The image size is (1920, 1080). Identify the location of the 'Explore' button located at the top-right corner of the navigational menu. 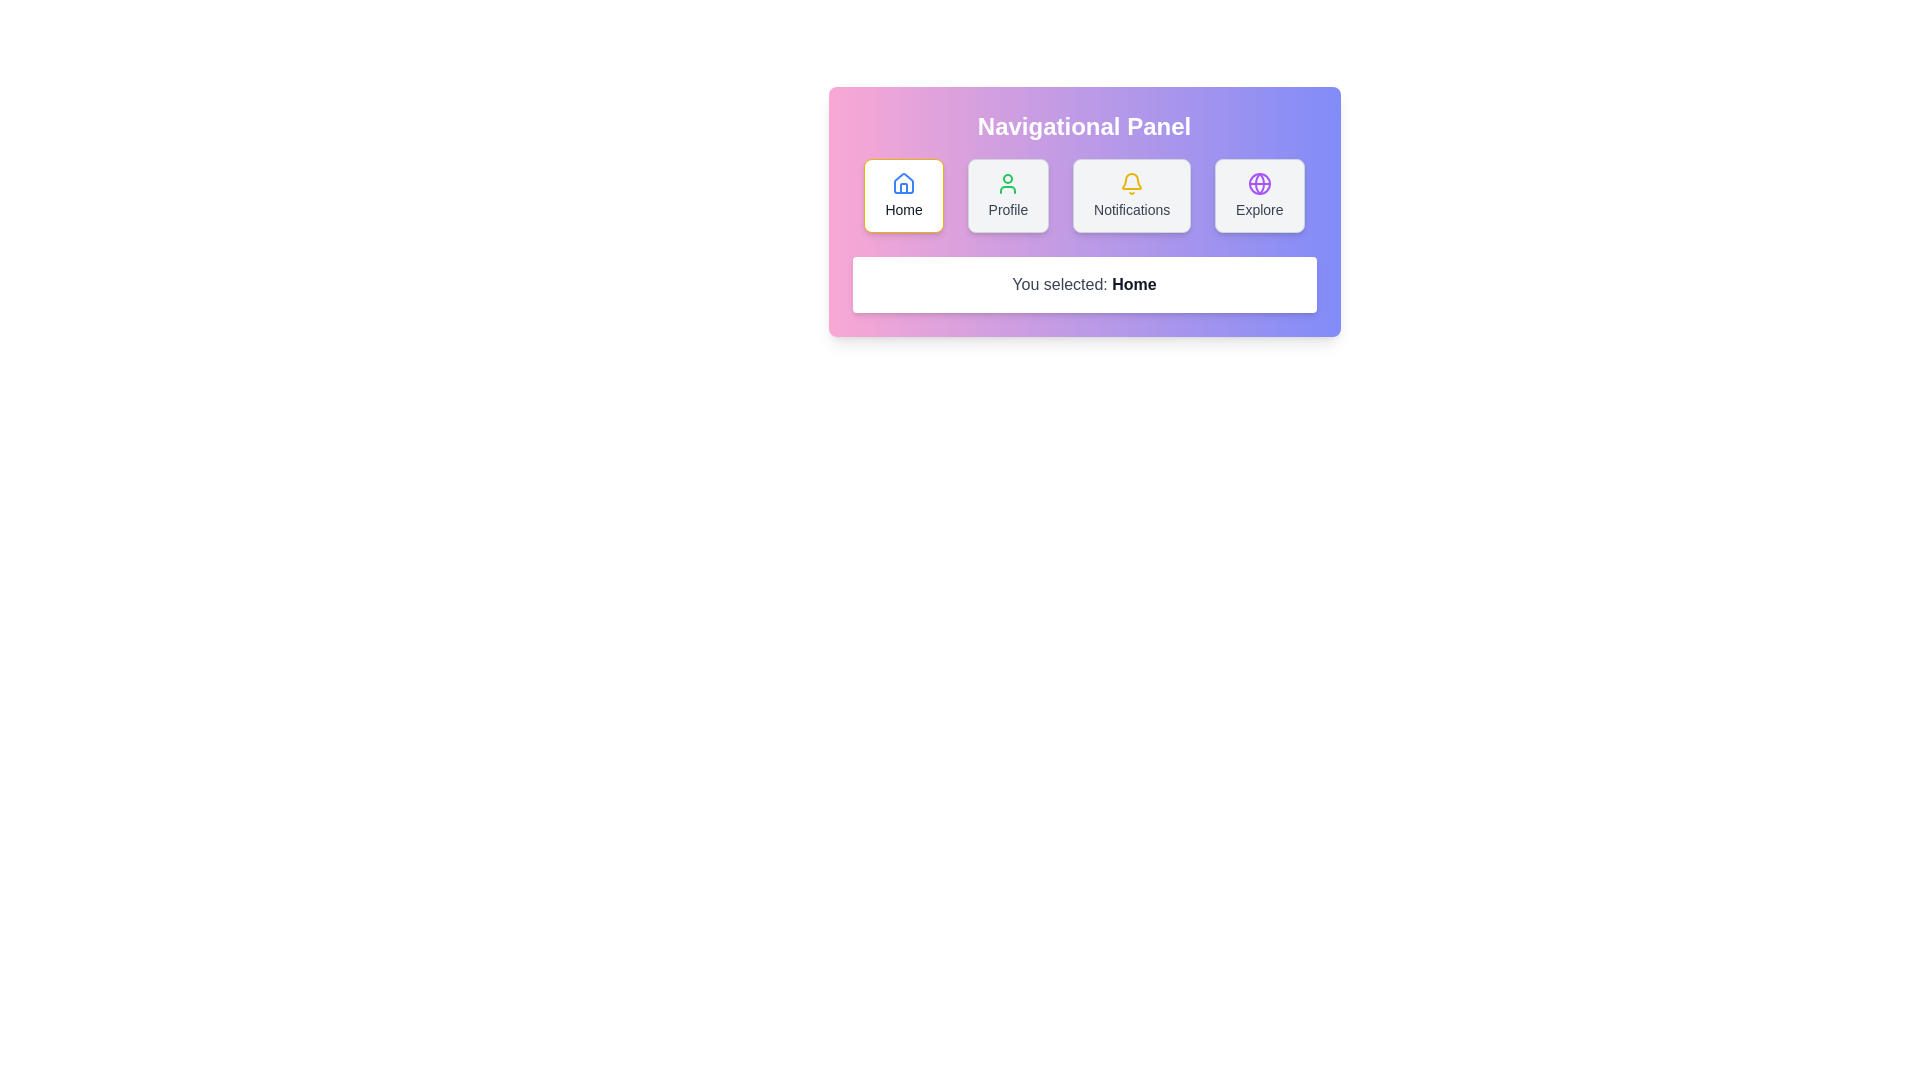
(1258, 196).